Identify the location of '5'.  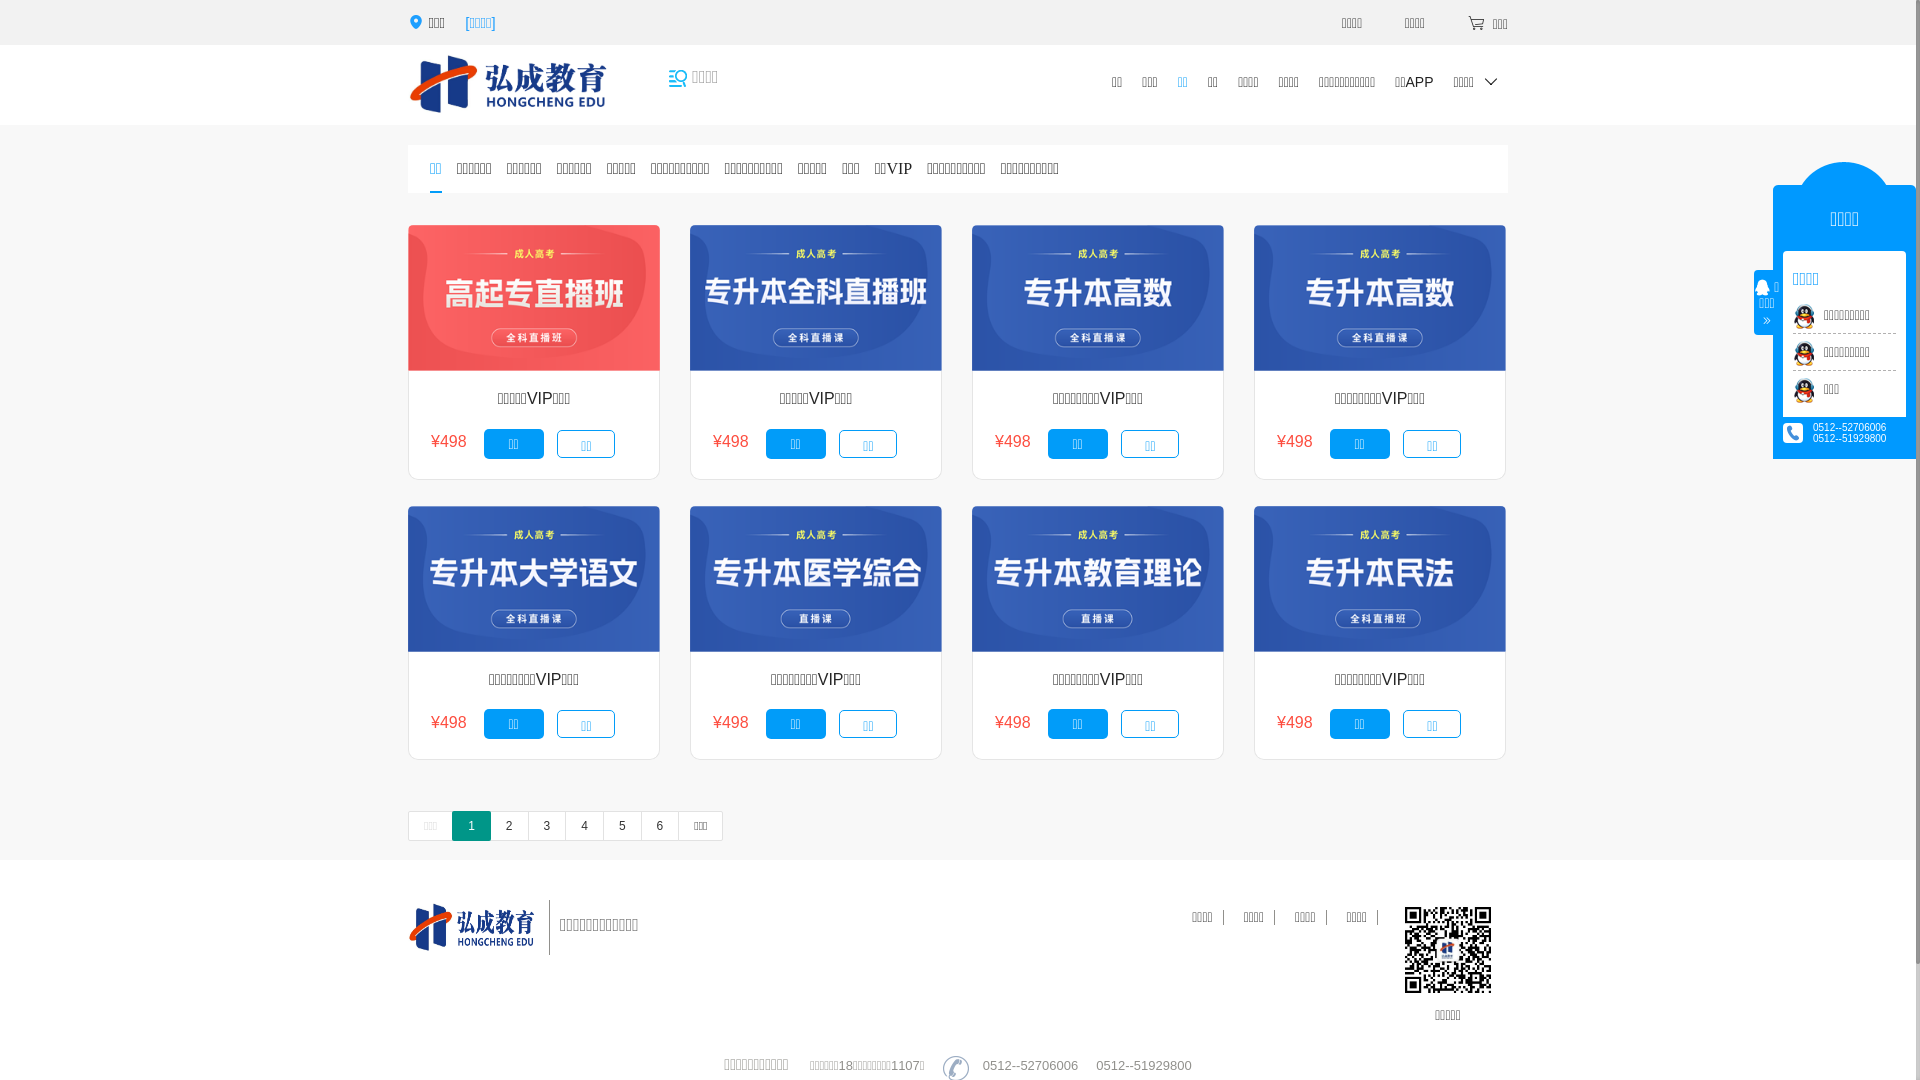
(621, 825).